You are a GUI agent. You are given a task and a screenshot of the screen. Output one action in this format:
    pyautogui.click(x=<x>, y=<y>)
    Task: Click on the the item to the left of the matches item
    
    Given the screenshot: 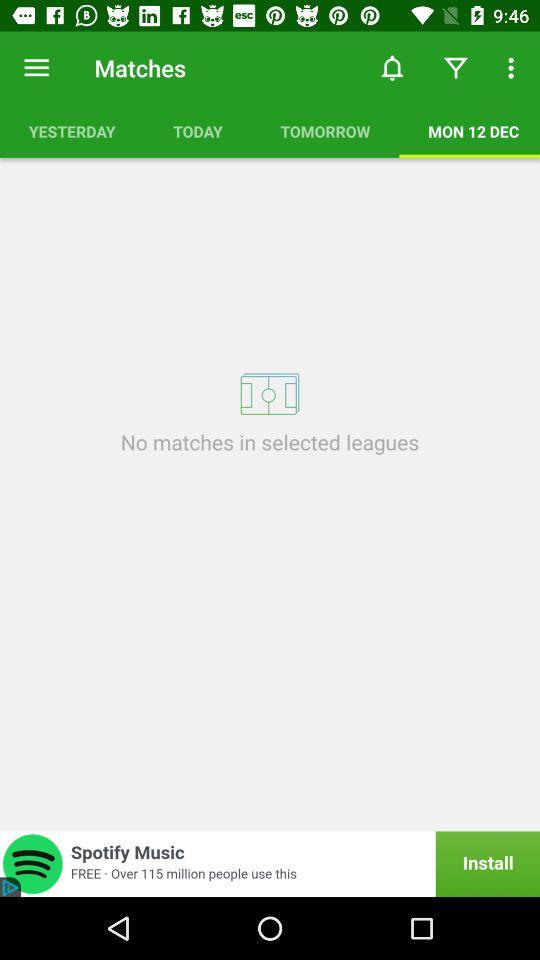 What is the action you would take?
    pyautogui.click(x=36, y=68)
    